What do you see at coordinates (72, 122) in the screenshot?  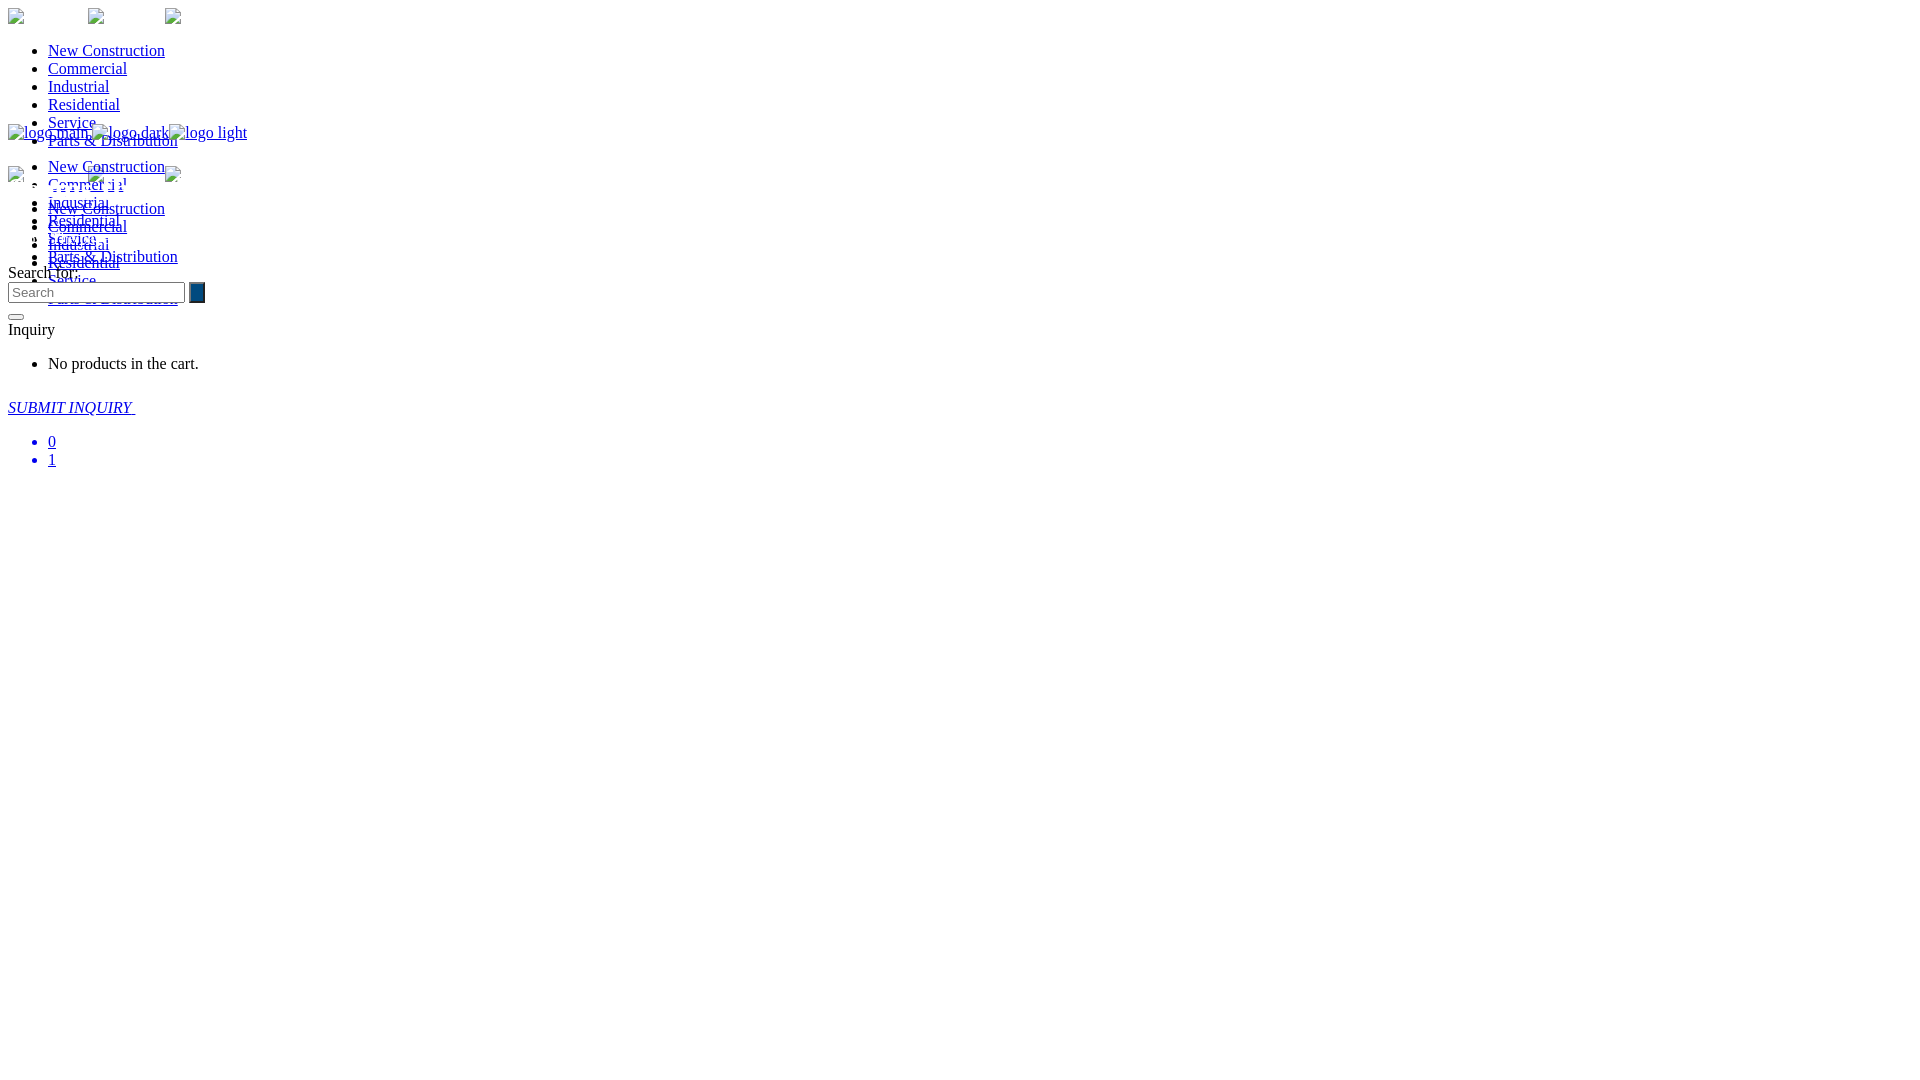 I see `'Service'` at bounding box center [72, 122].